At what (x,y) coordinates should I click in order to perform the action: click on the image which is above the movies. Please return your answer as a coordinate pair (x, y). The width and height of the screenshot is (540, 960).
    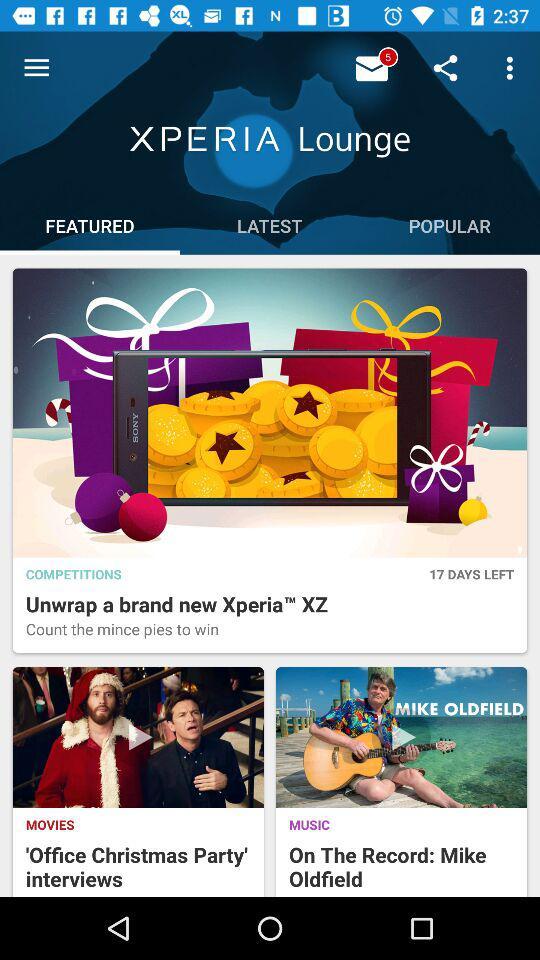
    Looking at the image, I should click on (137, 736).